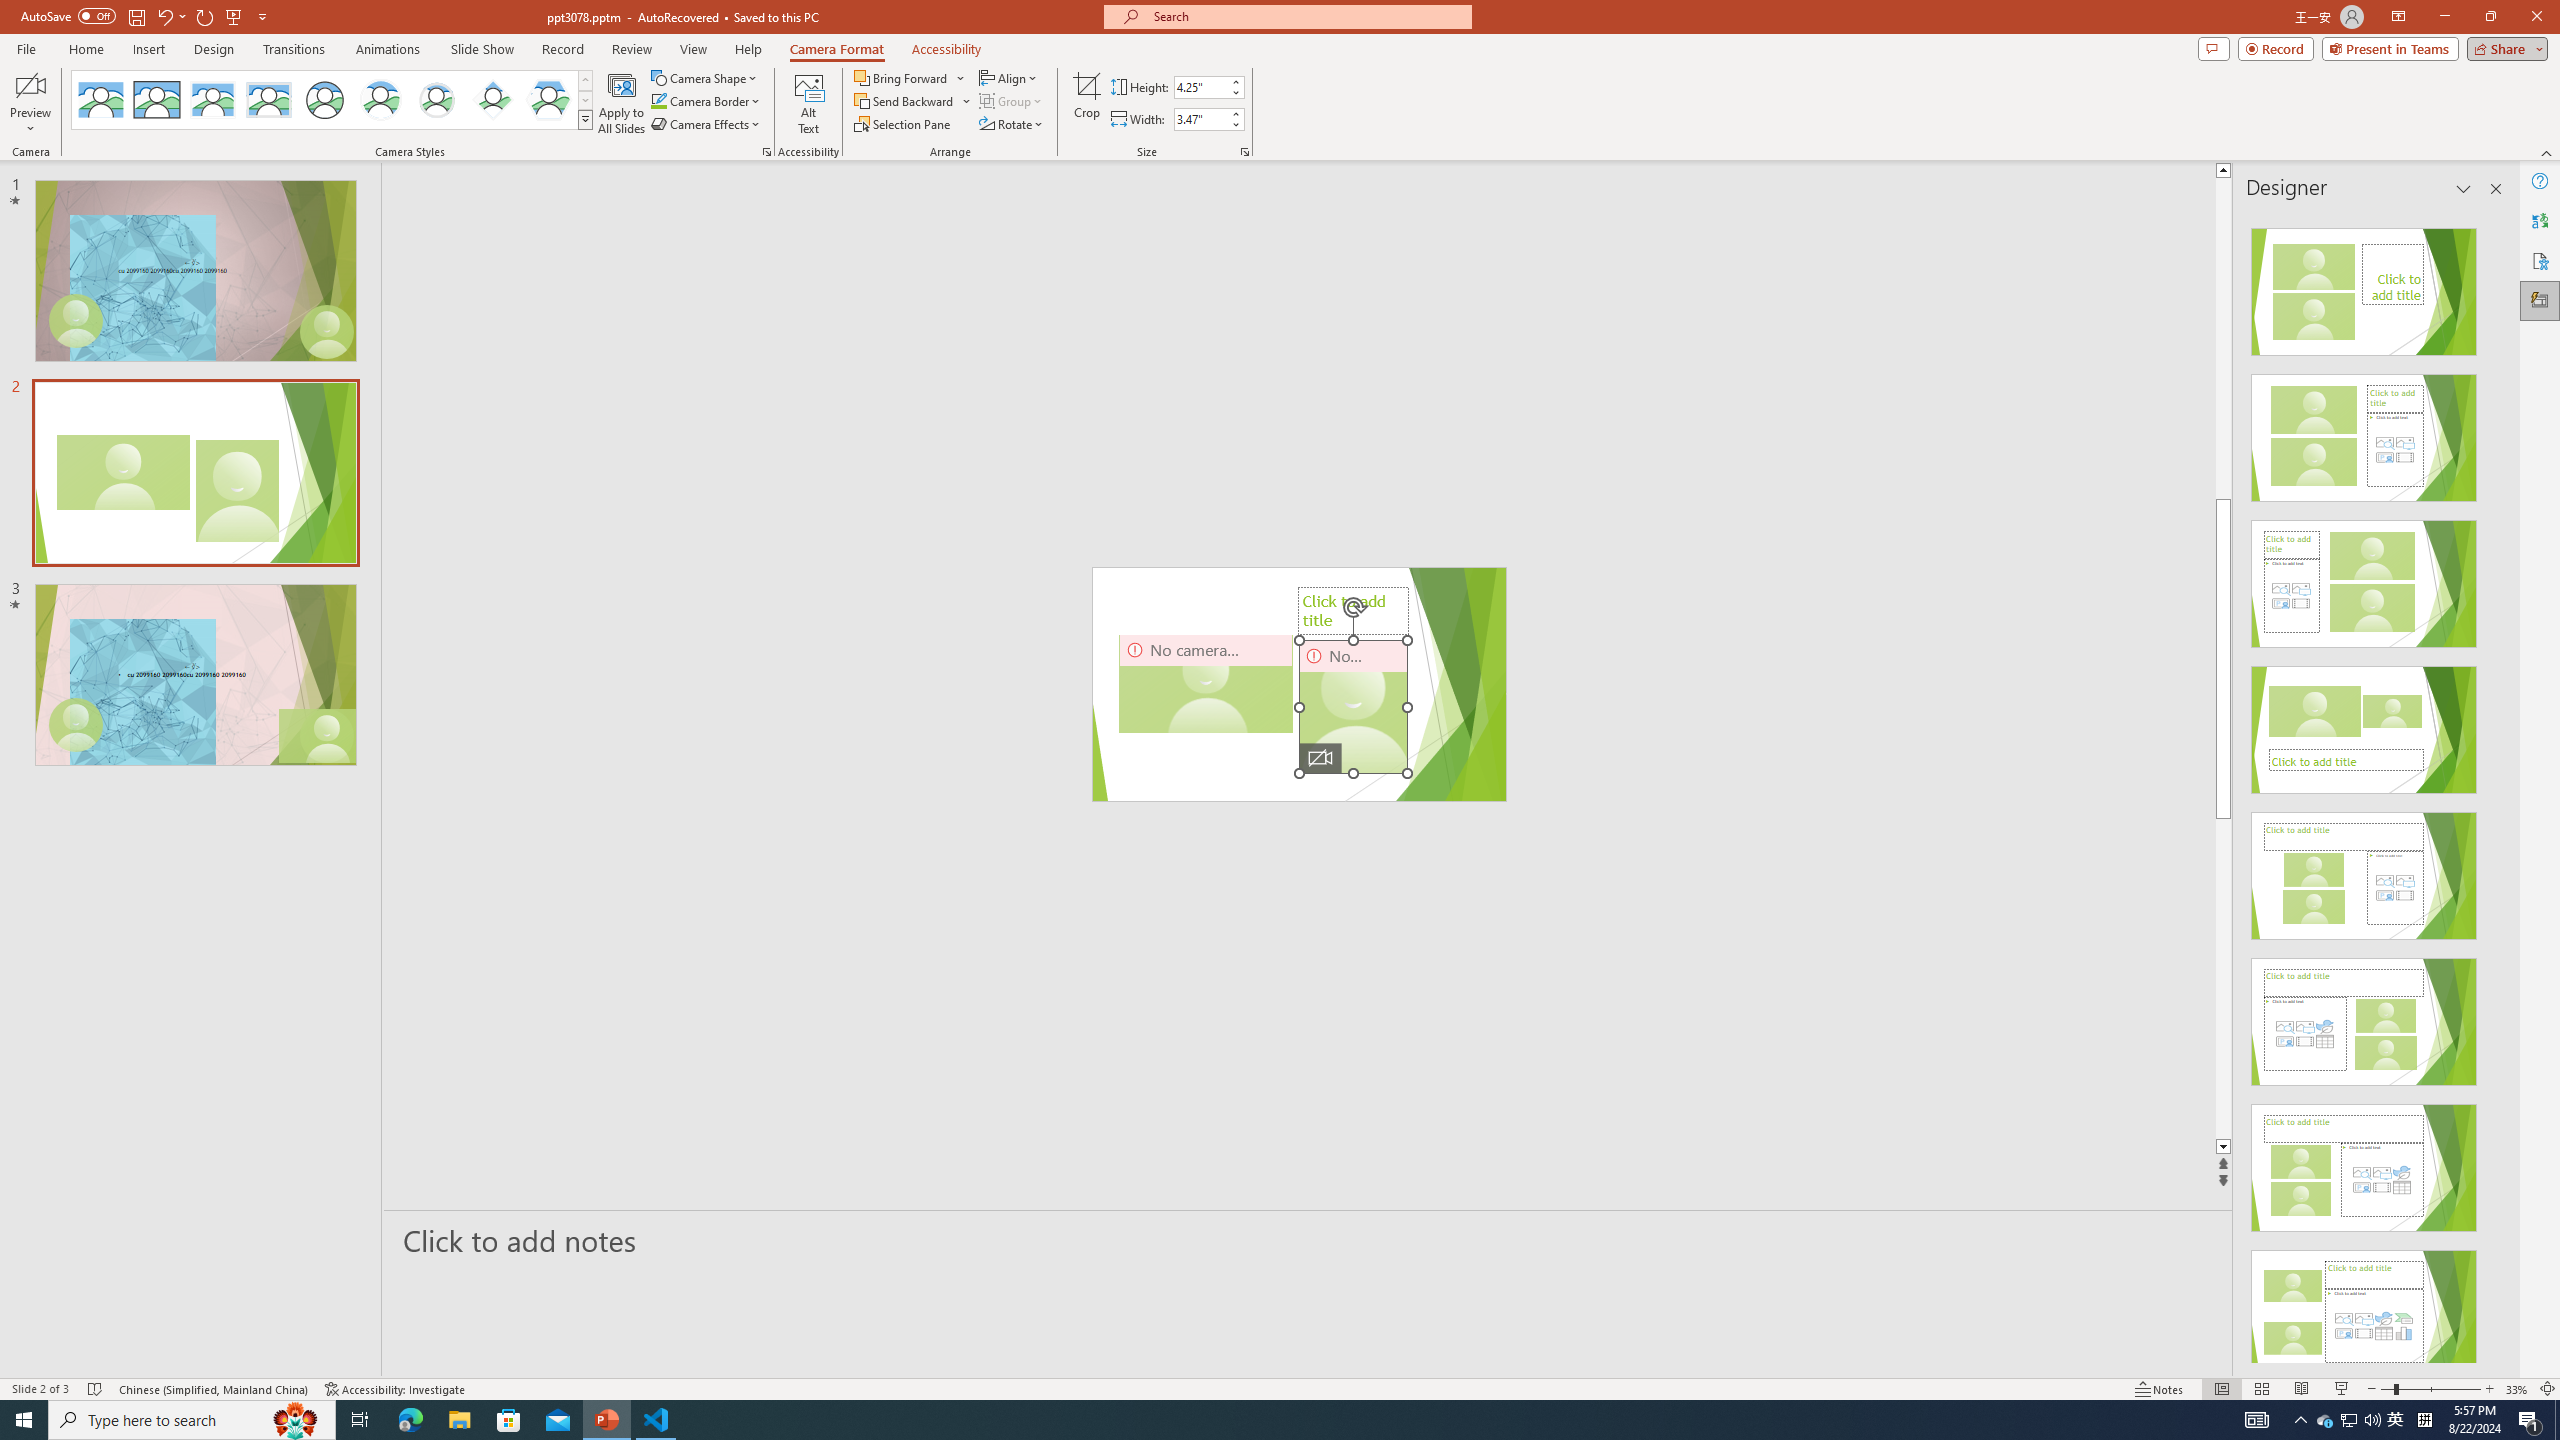  I want to click on 'Group', so click(1011, 99).